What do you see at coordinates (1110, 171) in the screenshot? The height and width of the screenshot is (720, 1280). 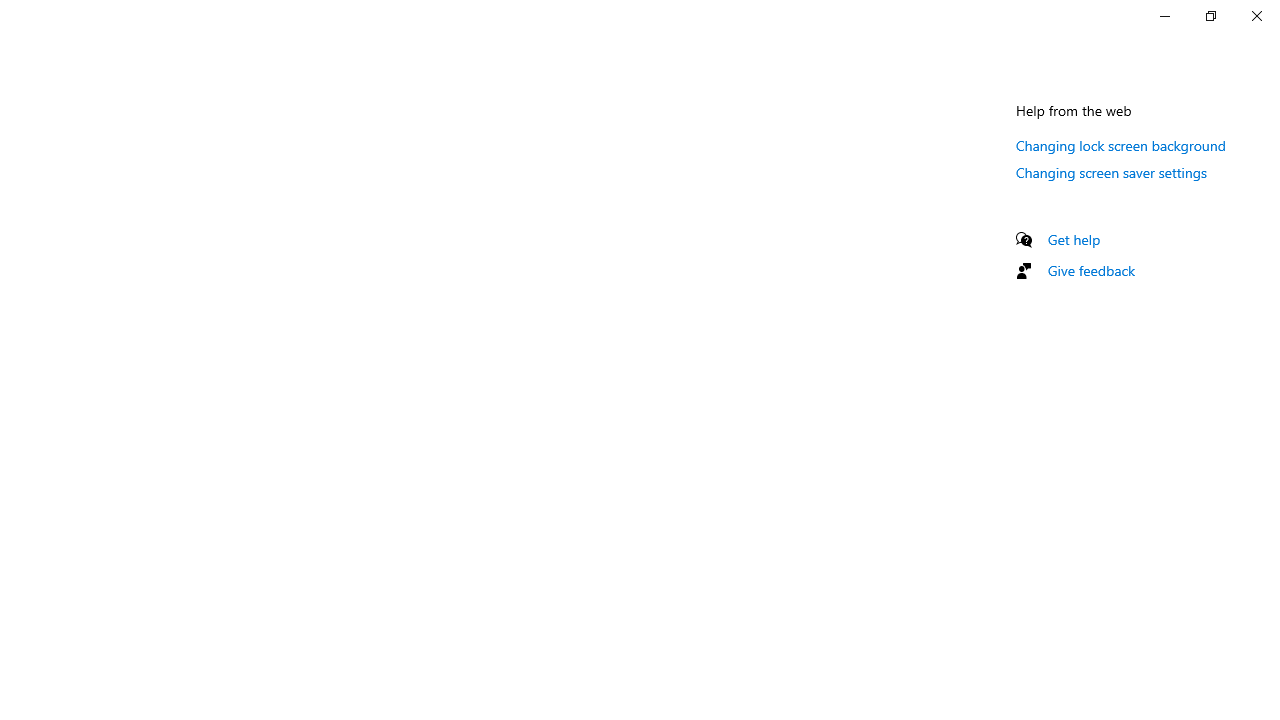 I see `'Changing screen saver settings'` at bounding box center [1110, 171].